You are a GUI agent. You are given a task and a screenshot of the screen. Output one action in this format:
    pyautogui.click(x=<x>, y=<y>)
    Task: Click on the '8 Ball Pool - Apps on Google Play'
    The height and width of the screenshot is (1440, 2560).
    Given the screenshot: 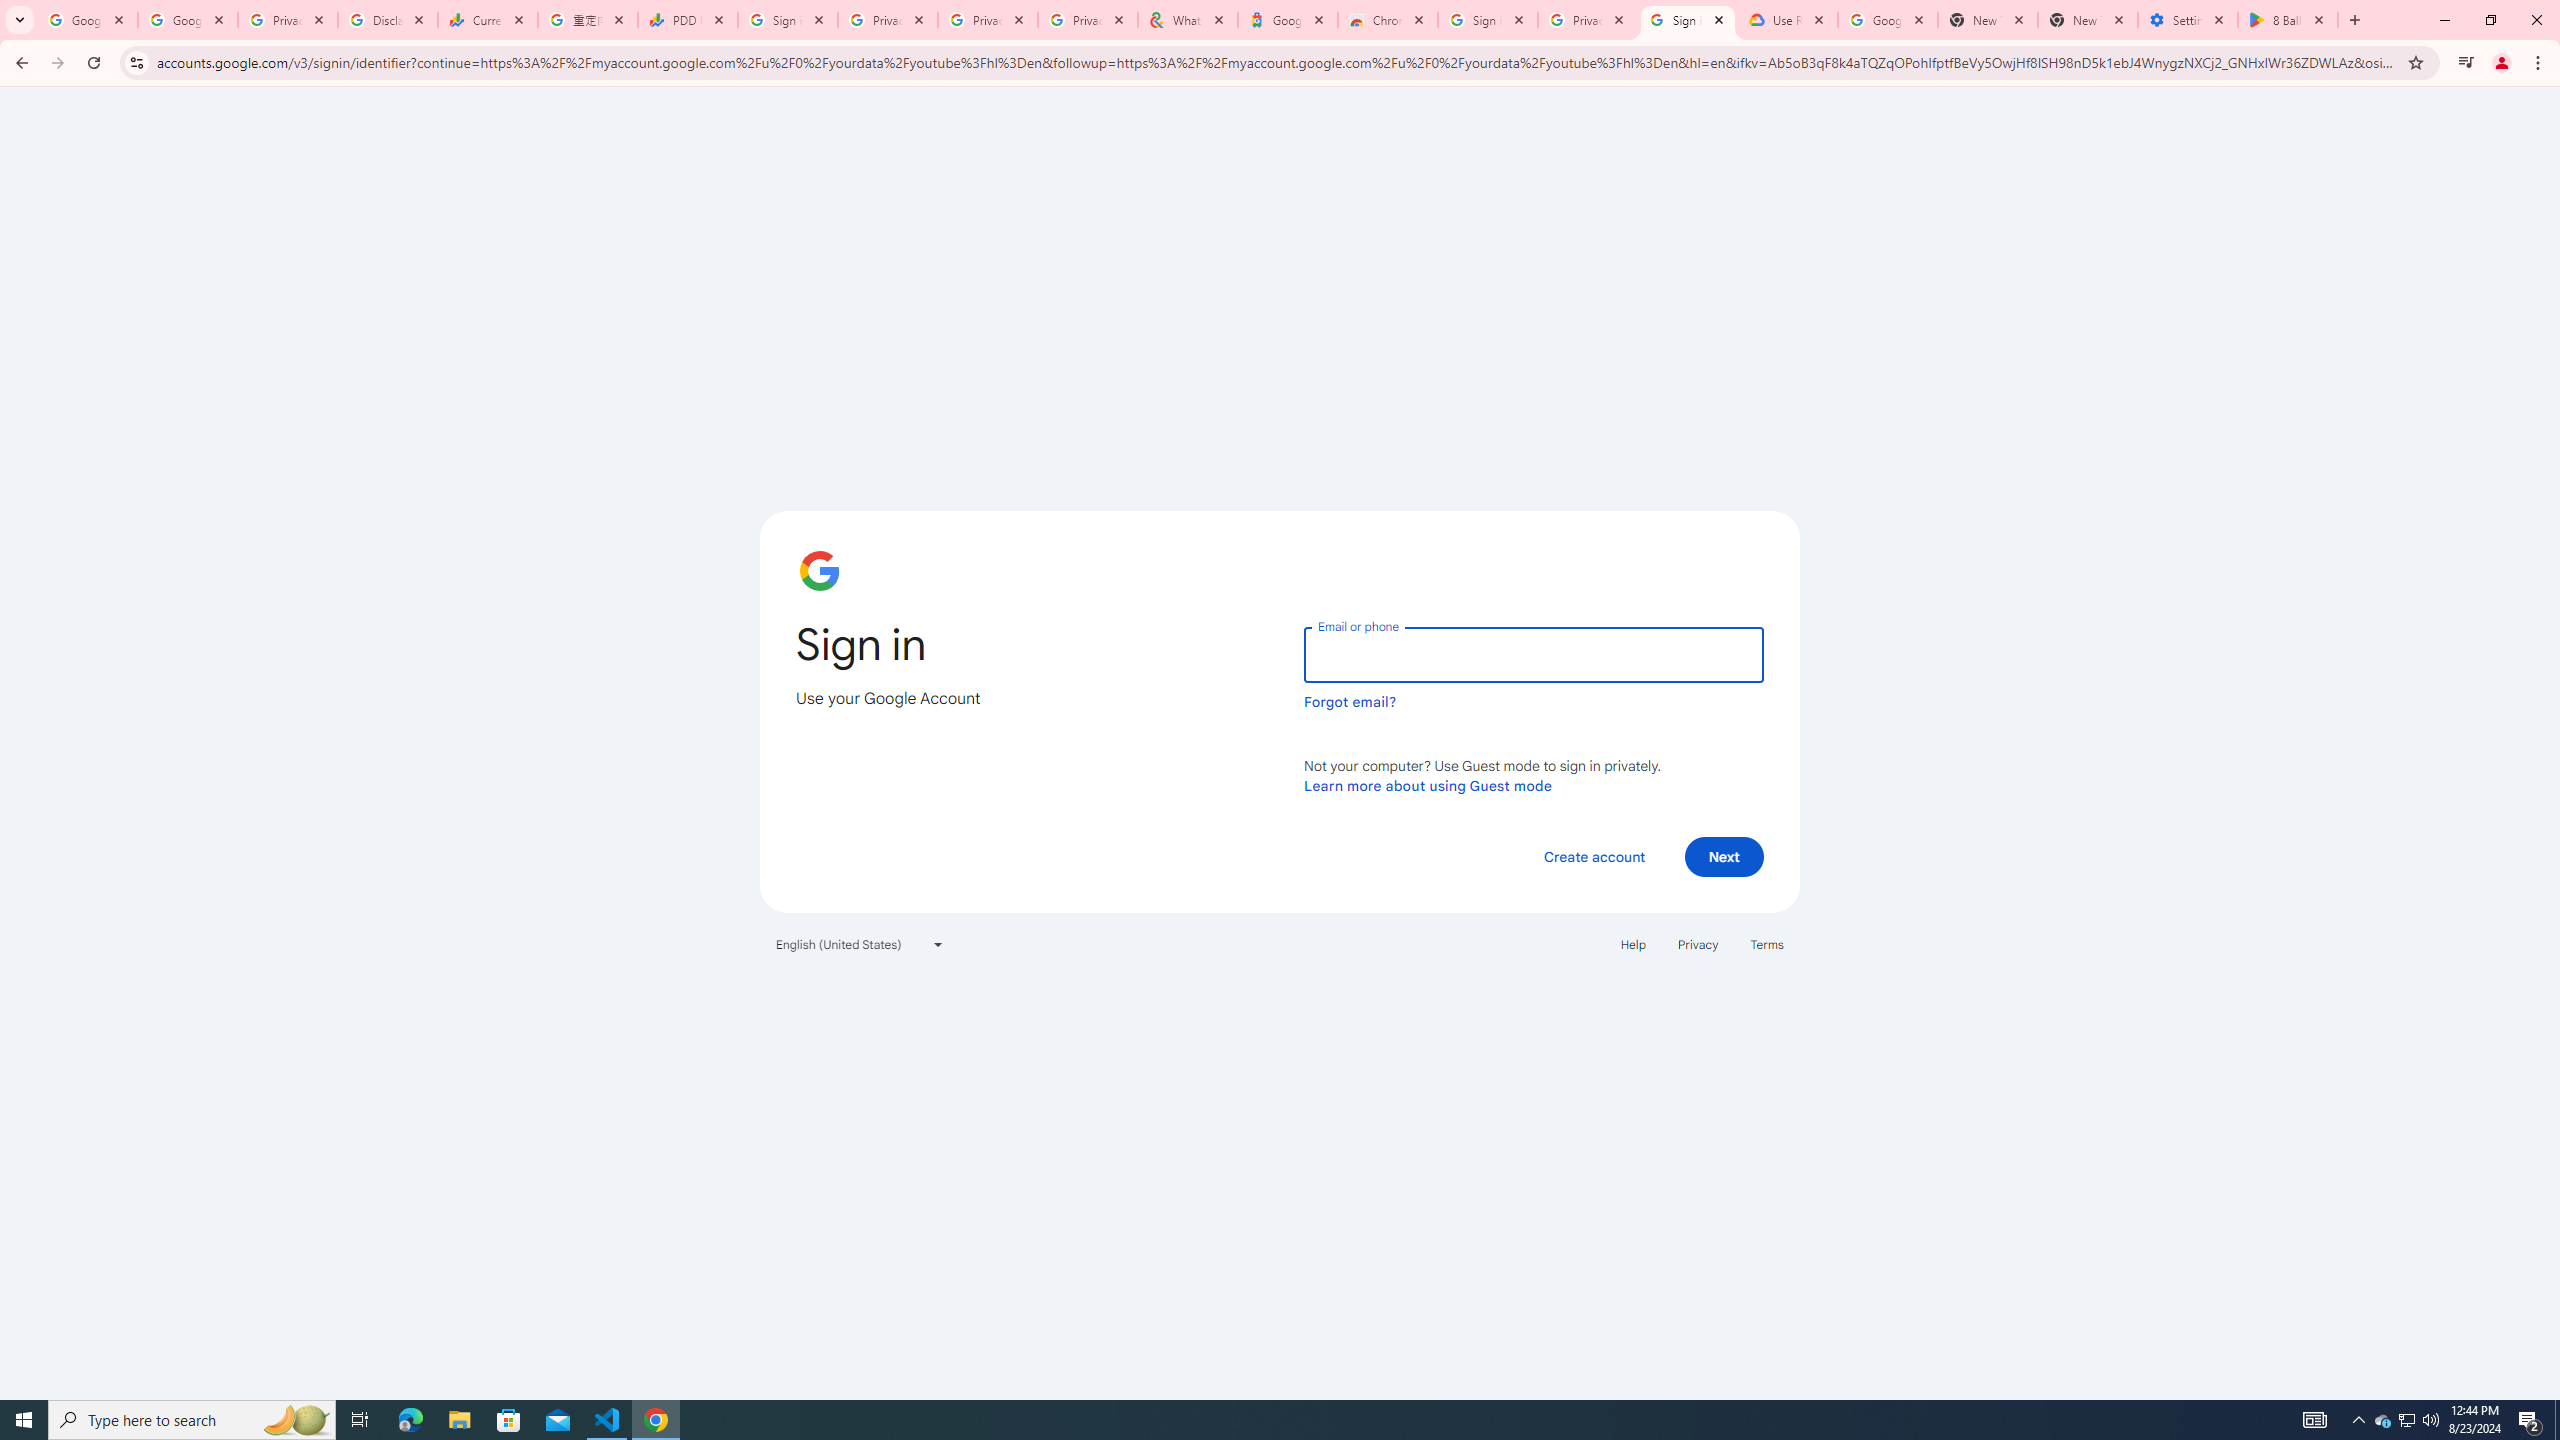 What is the action you would take?
    pyautogui.click(x=2287, y=19)
    